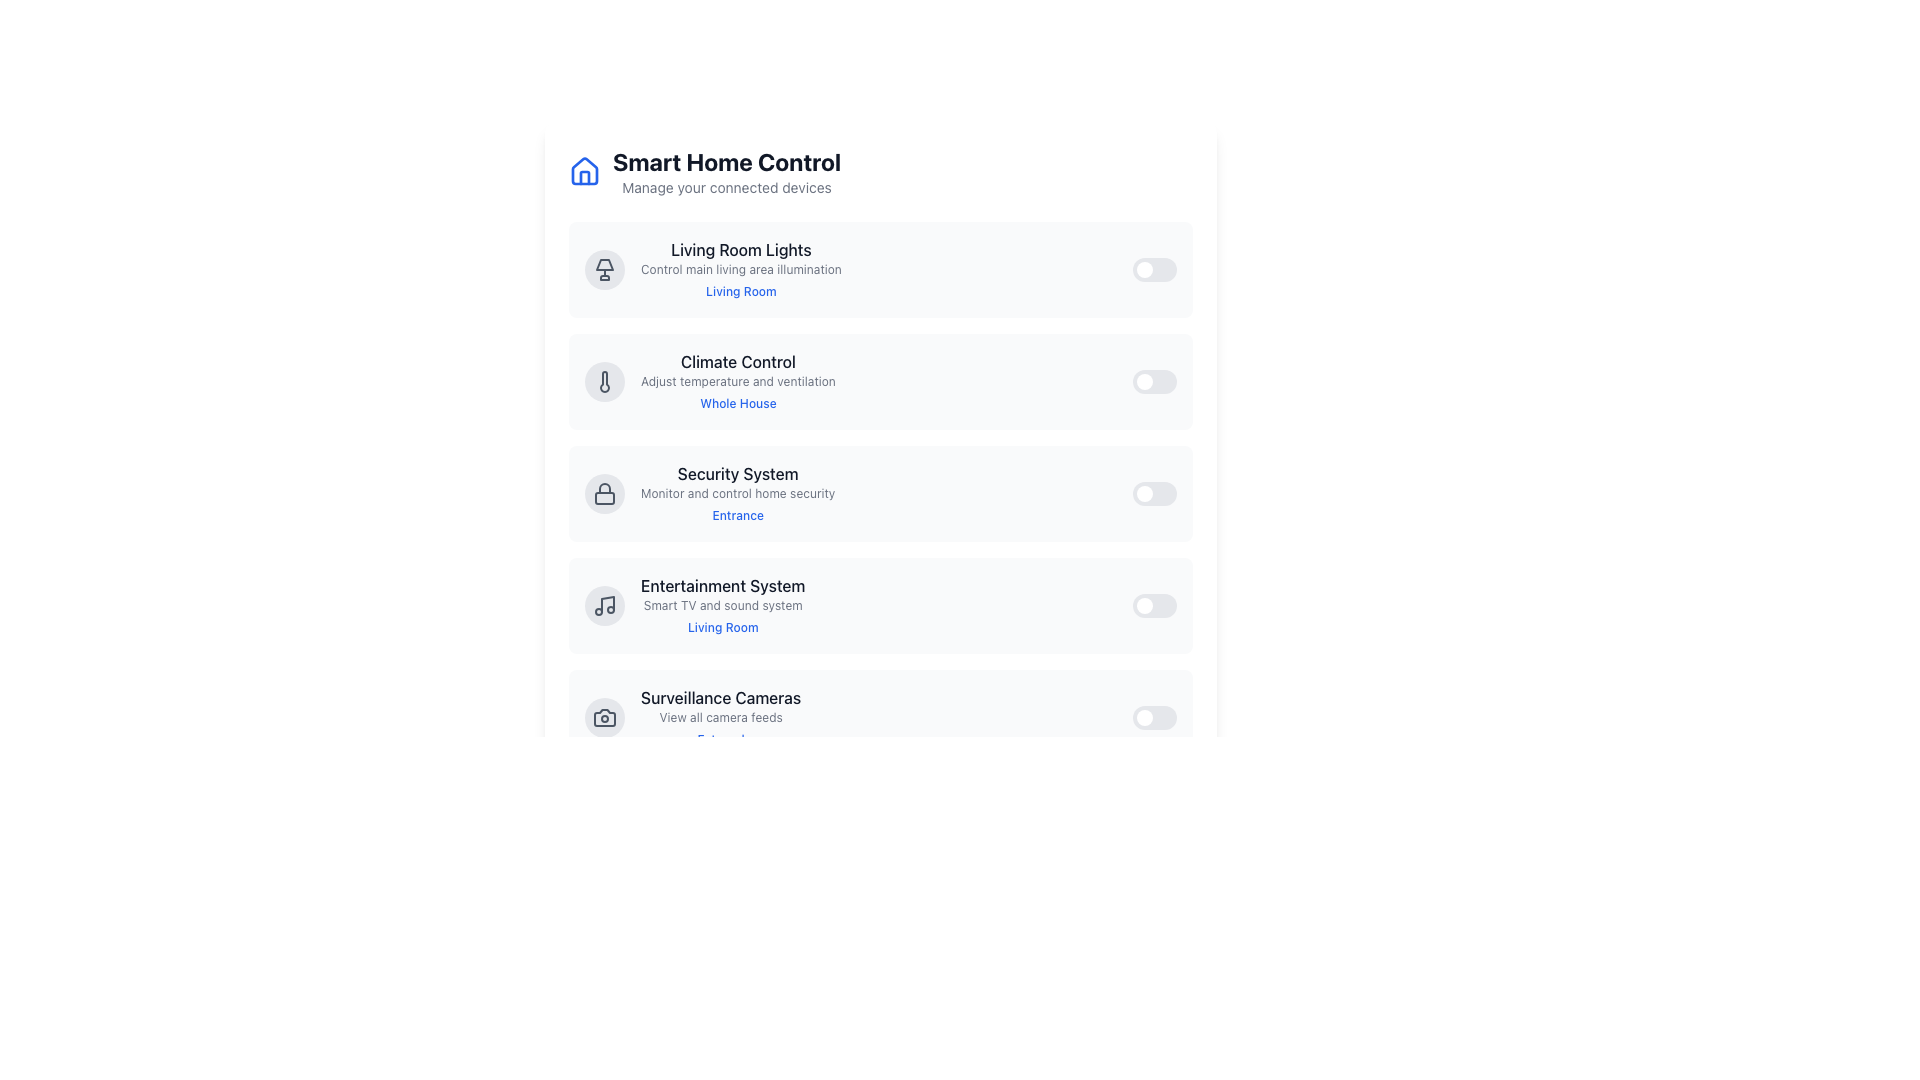 This screenshot has height=1080, width=1920. What do you see at coordinates (603, 716) in the screenshot?
I see `the camera icon located in the Surveillance Cameras section of the Smart Home Control interface, which is depicted with a light gray outline and positioned to the left of the section title` at bounding box center [603, 716].